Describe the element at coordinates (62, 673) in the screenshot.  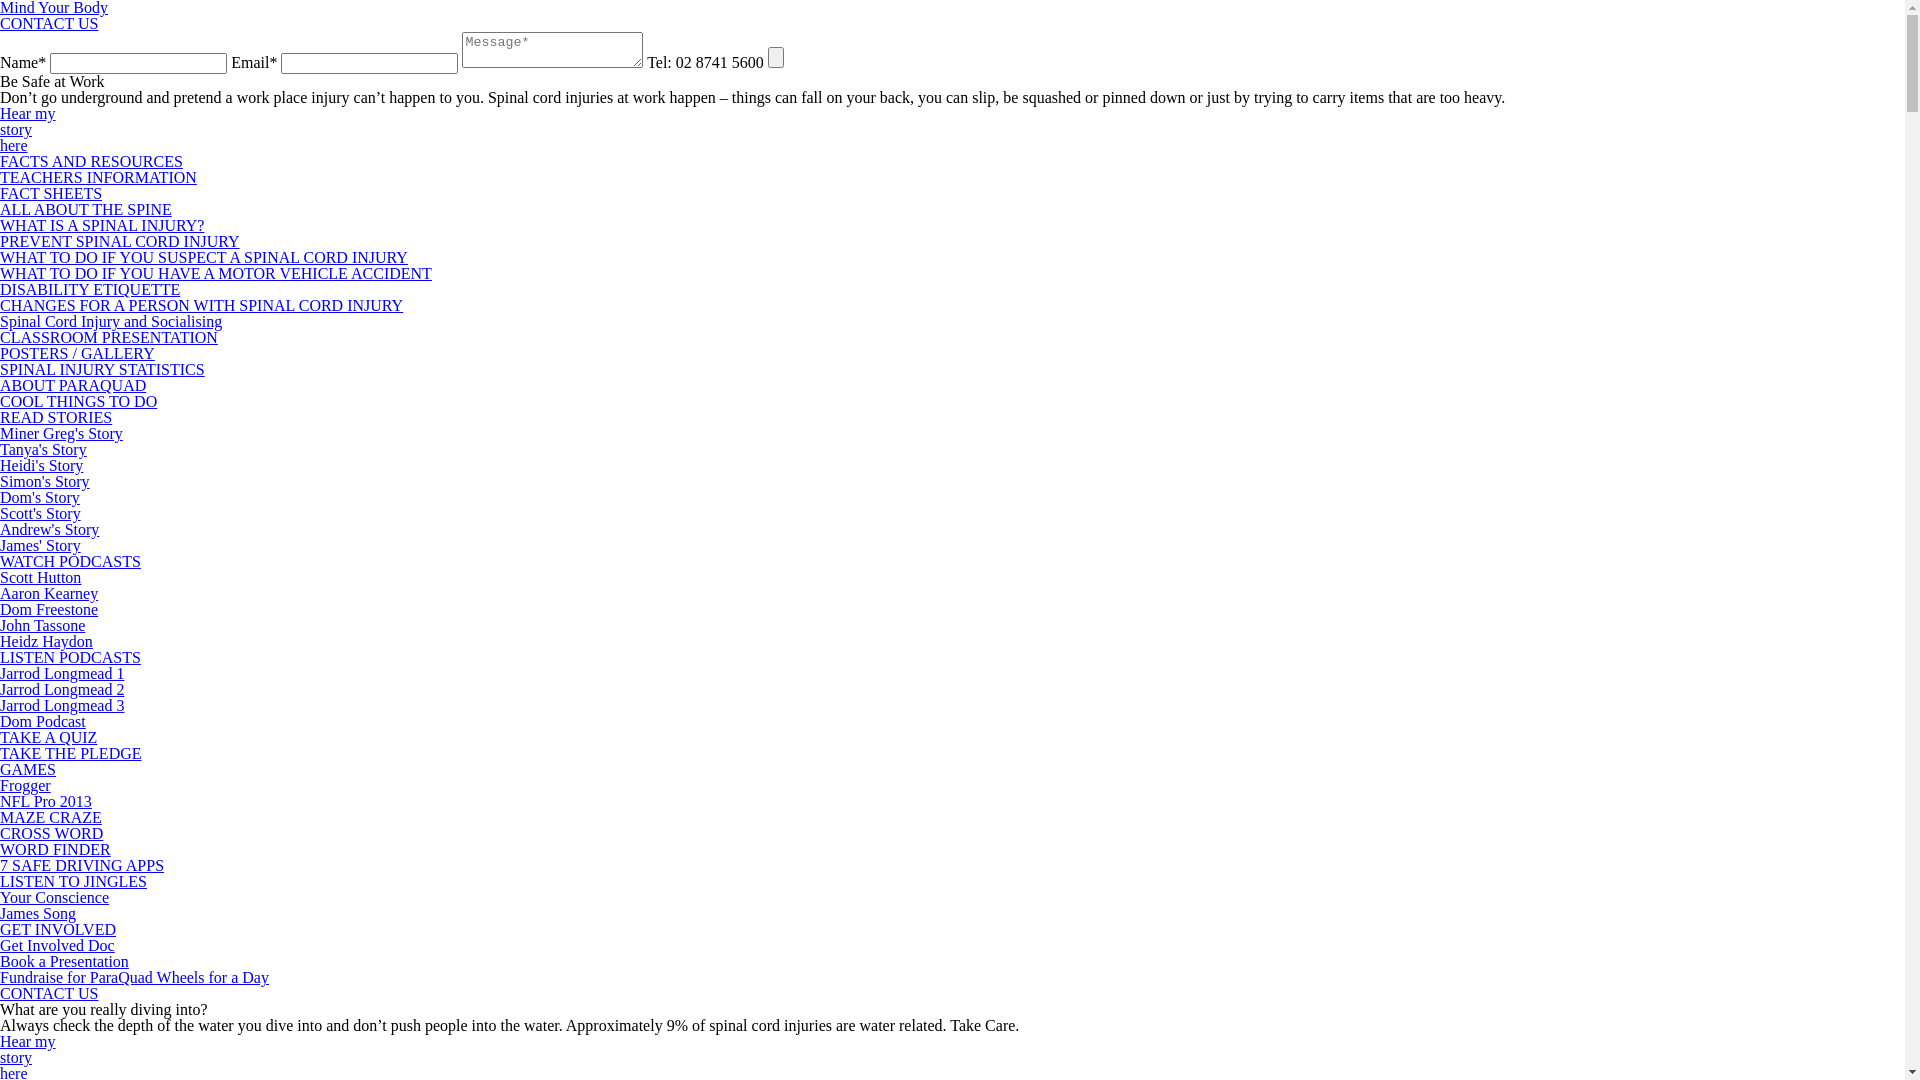
I see `'Jarrod Longmead 1'` at that location.